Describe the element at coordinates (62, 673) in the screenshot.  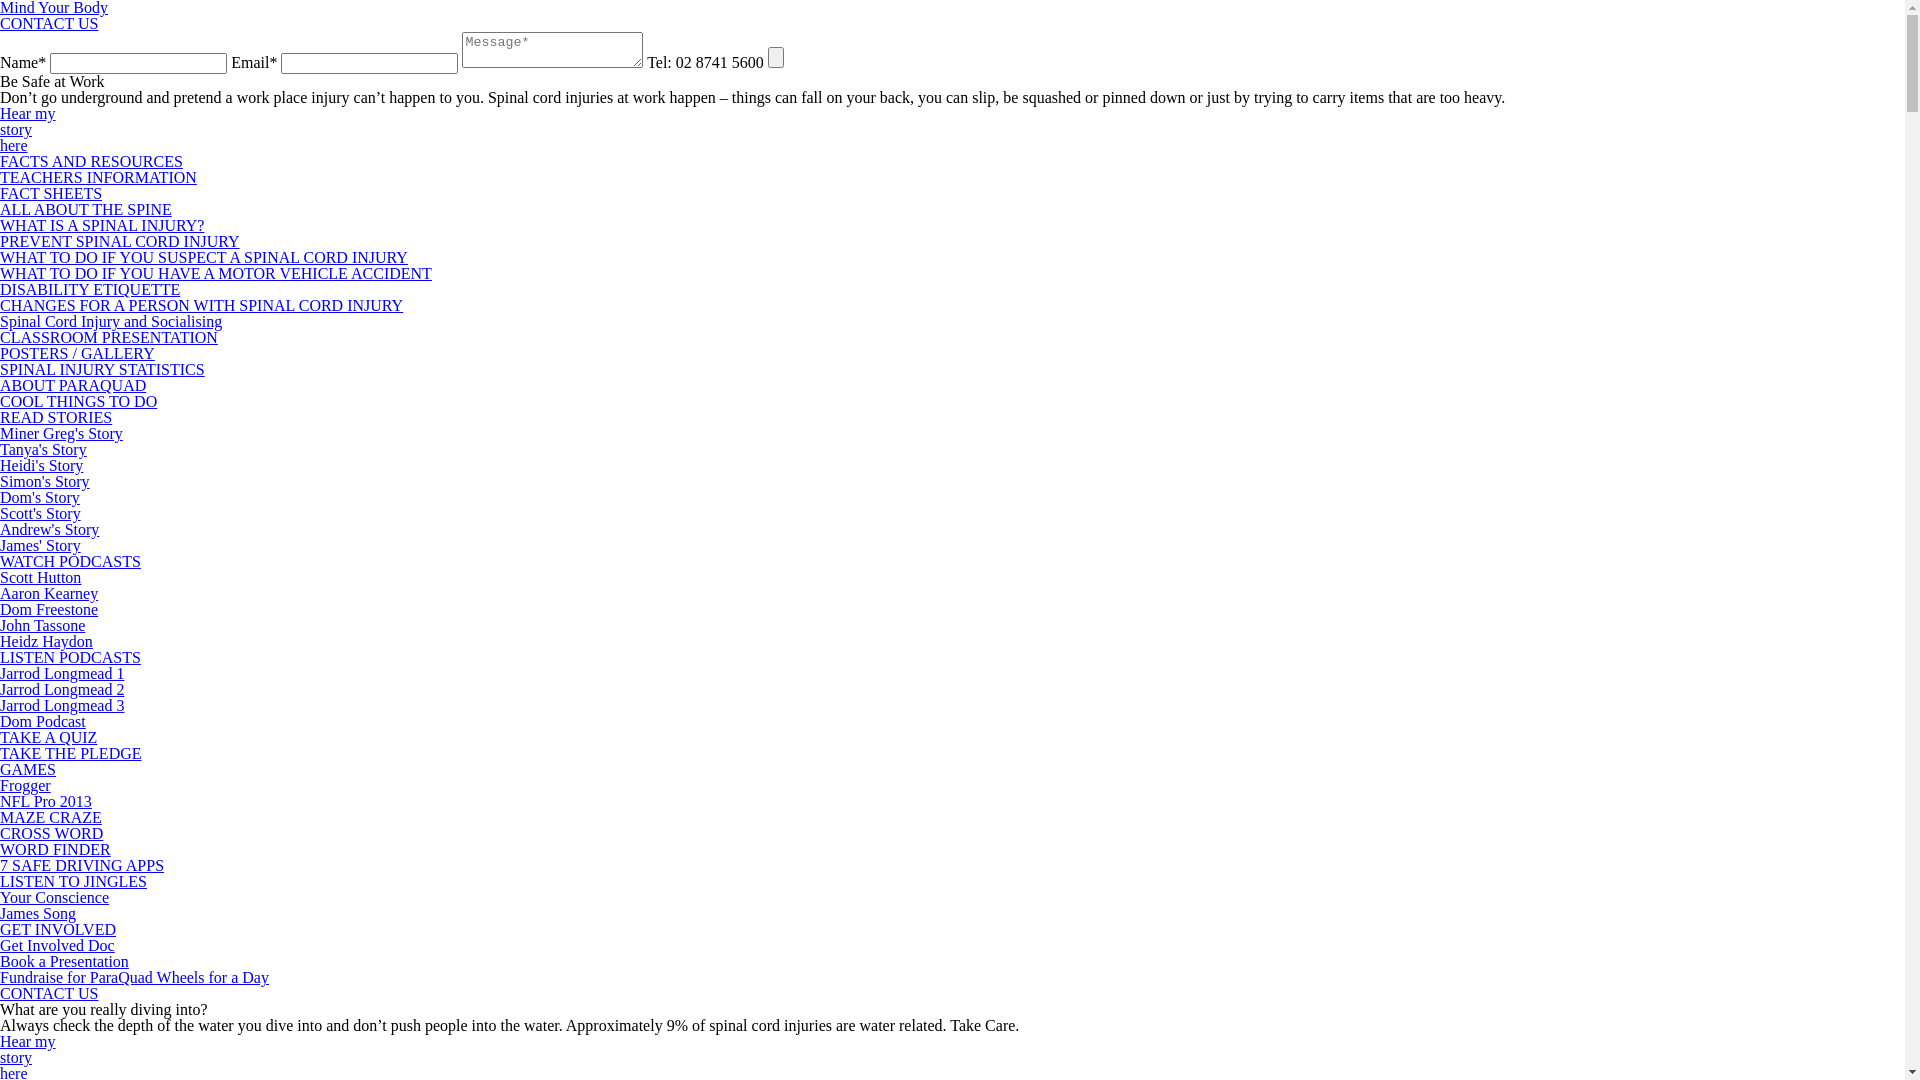
I see `'Jarrod Longmead 1'` at that location.